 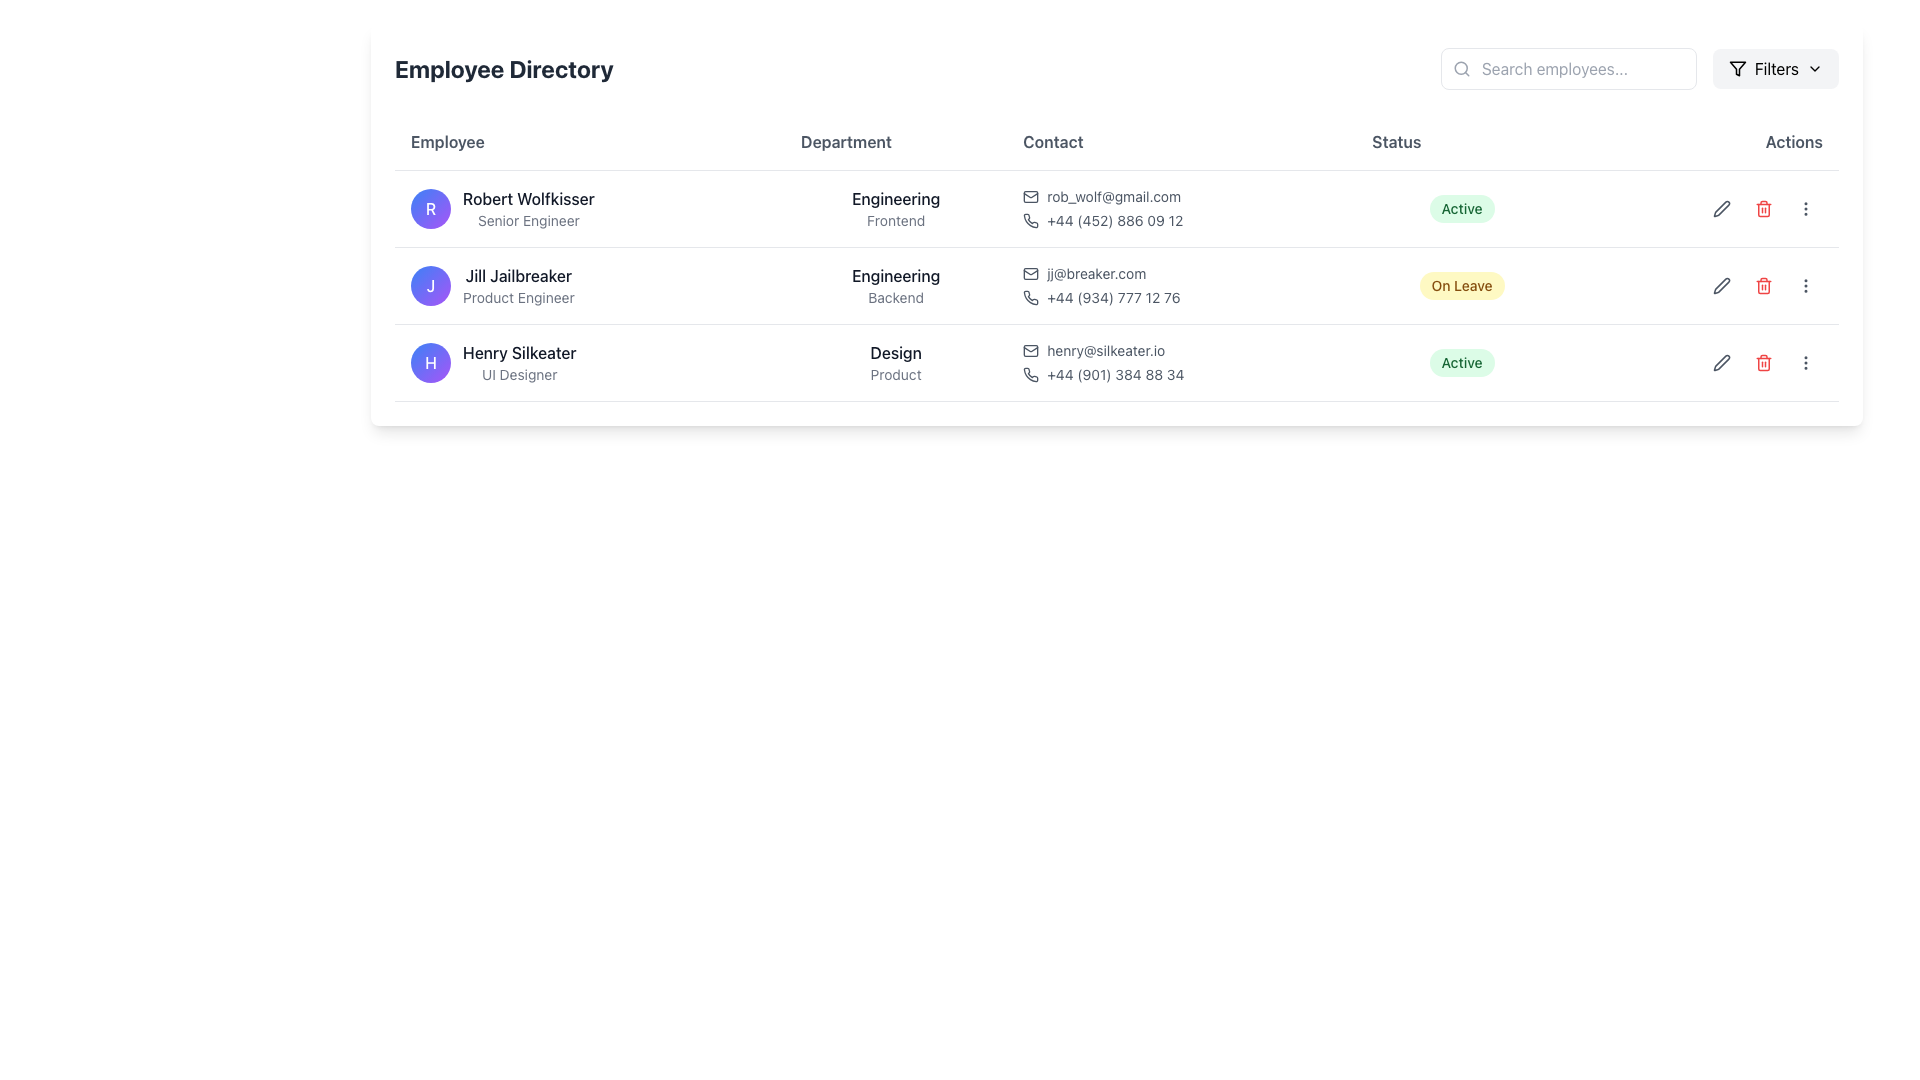 What do you see at coordinates (430, 362) in the screenshot?
I see `the profile avatar of 'Henry Silkeater', the UI Designer, located on the left side of the row in the Employee Directory` at bounding box center [430, 362].